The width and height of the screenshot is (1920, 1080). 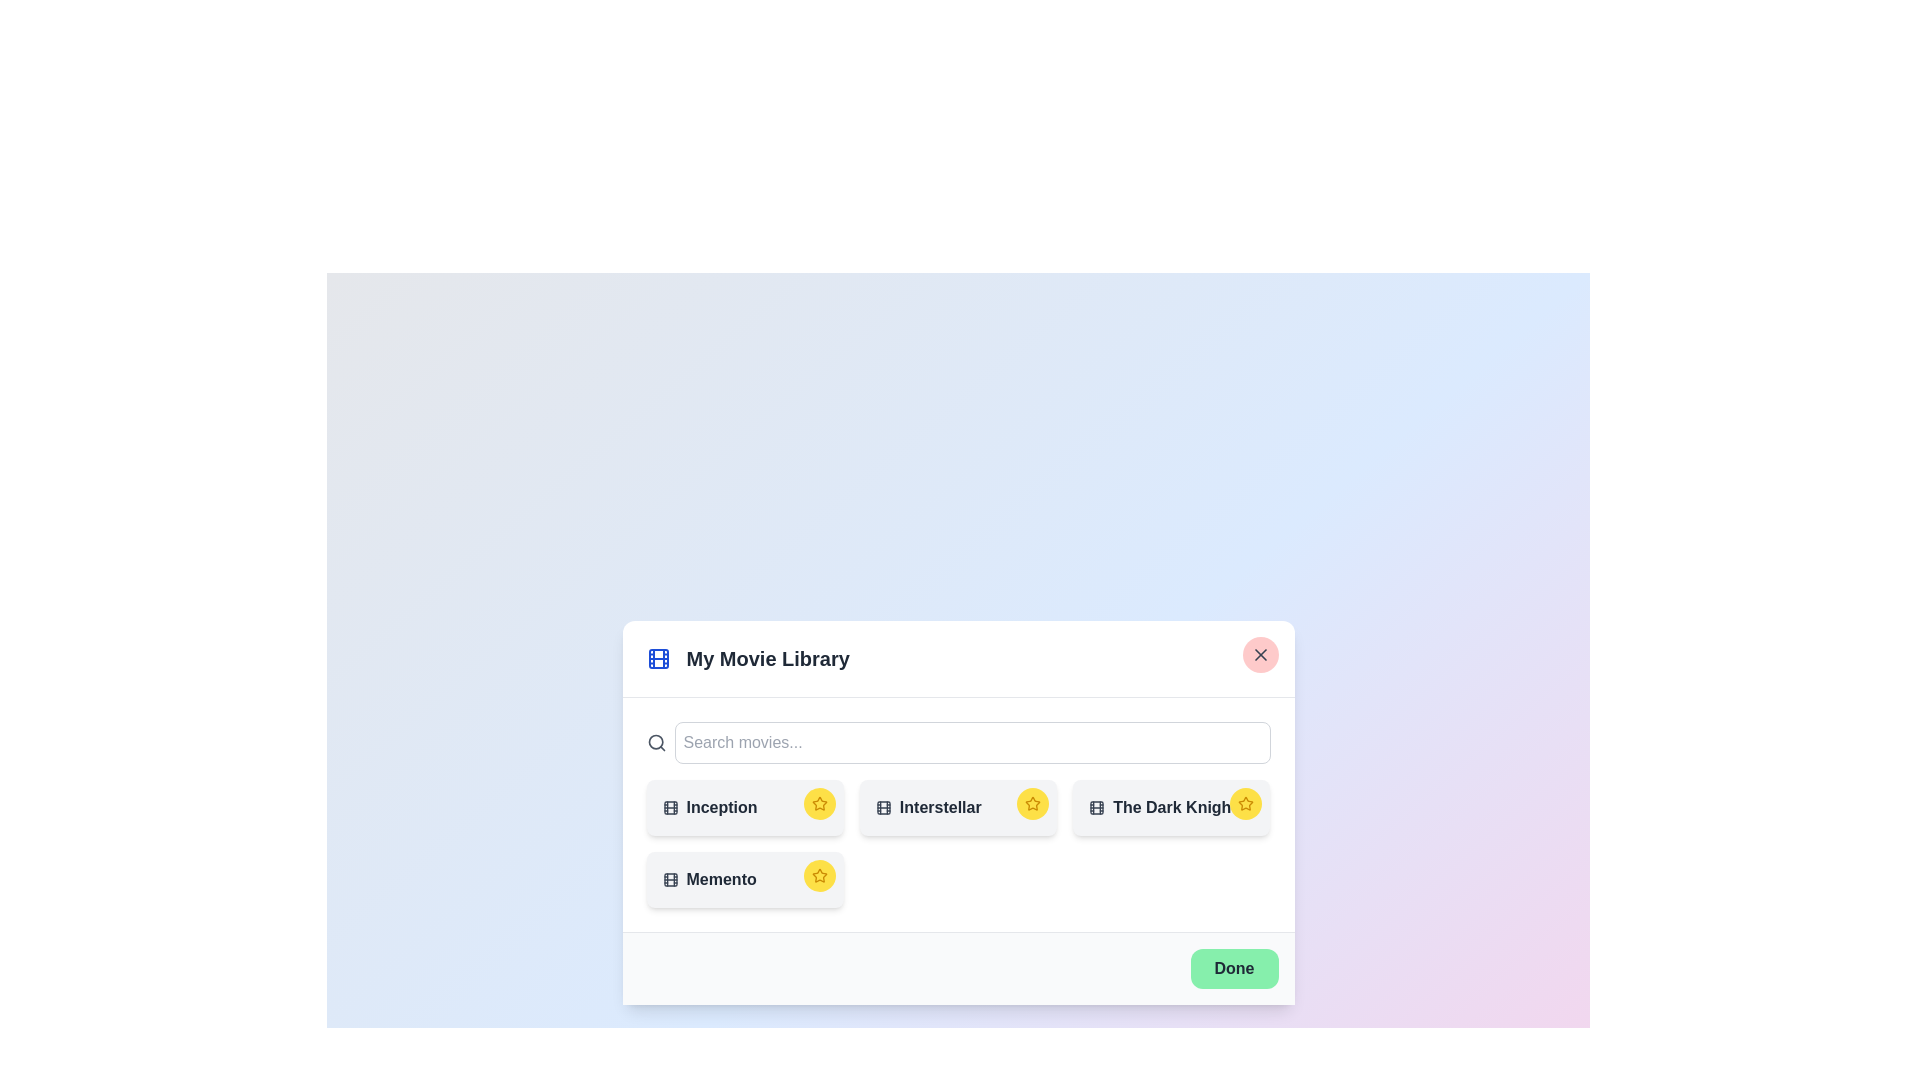 I want to click on the favorite toggle button for the 'Memento' movie card located in the top-right corner of the card within 'My Movie Library', so click(x=819, y=874).